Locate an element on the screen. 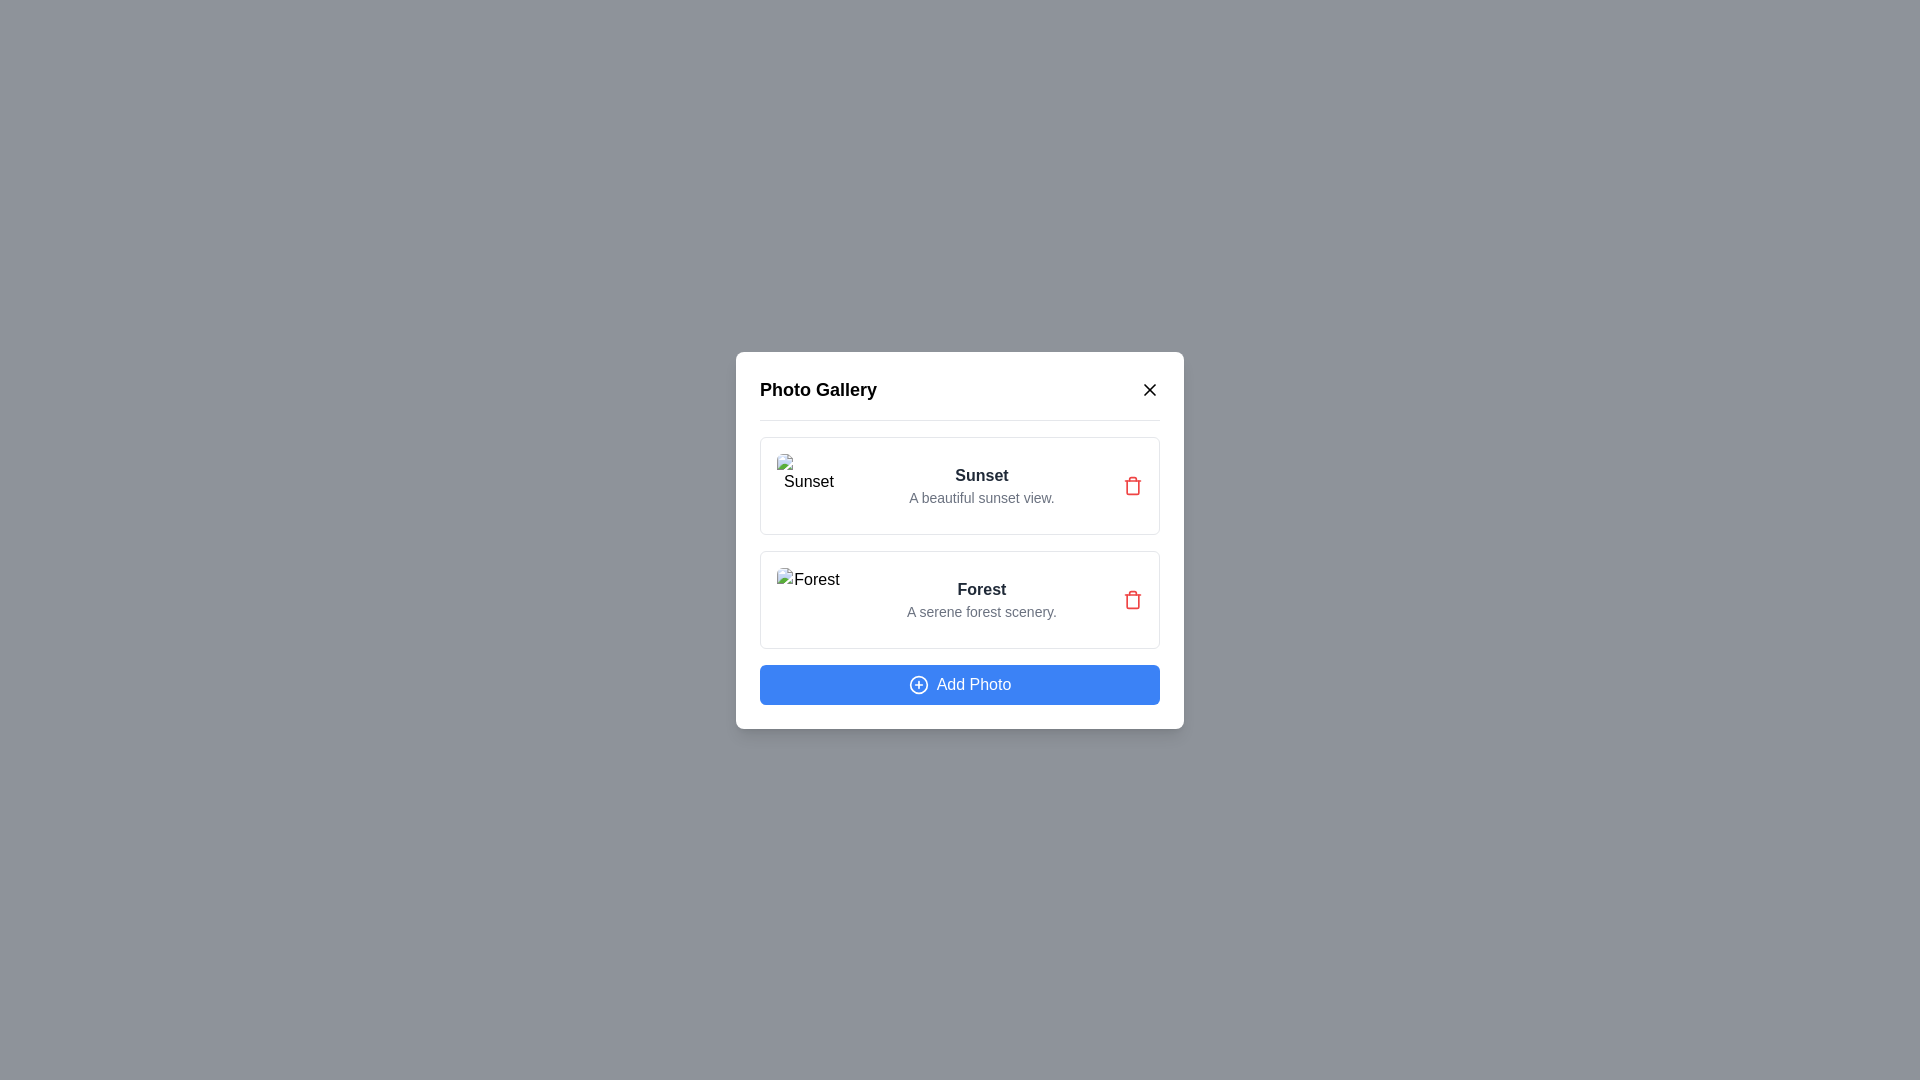  the textual label displaying 'Sunset', which is the first label in the photo gallery list, positioned to the right of the placeholder image icon is located at coordinates (982, 475).